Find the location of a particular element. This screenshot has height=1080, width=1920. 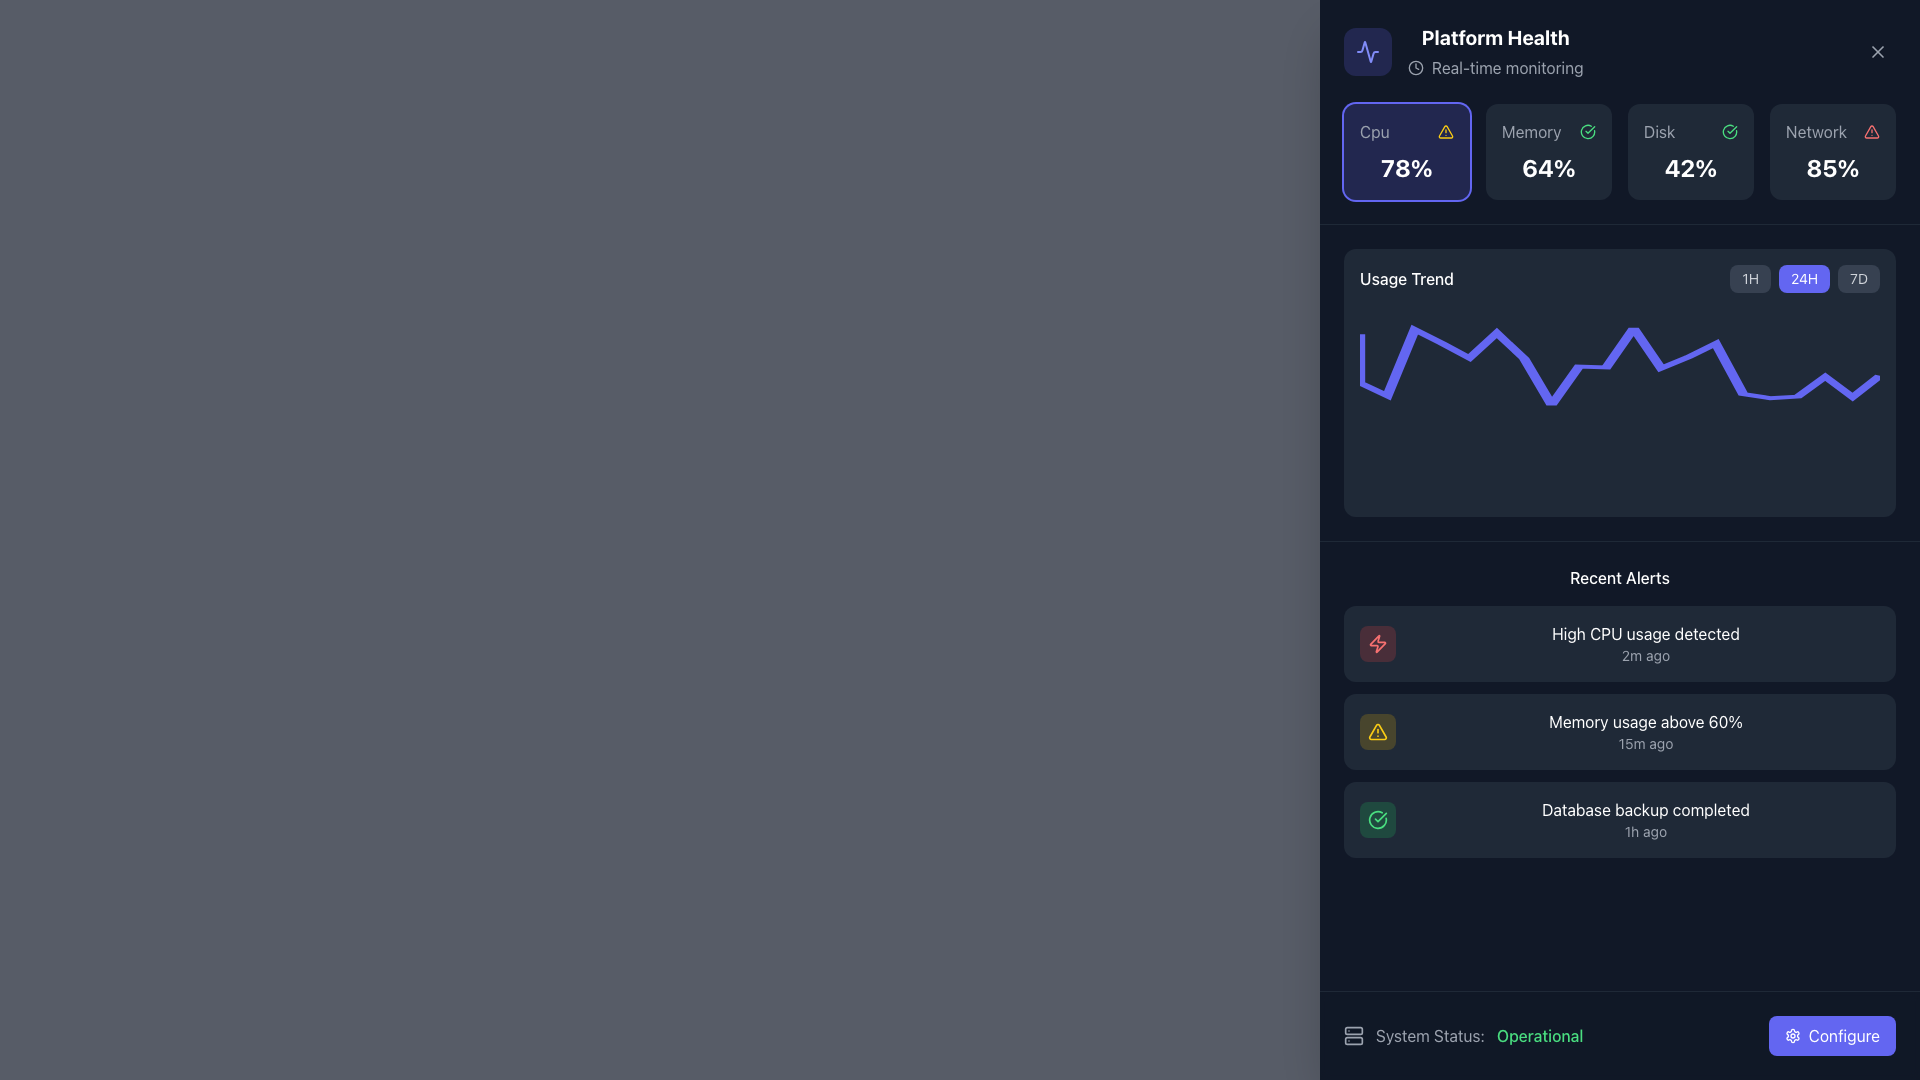

the warning icon indicating CPU status located in the top-left corner of the interface, positioned to the right of the 'CPU' label and above the '78%' value display is located at coordinates (1445, 131).